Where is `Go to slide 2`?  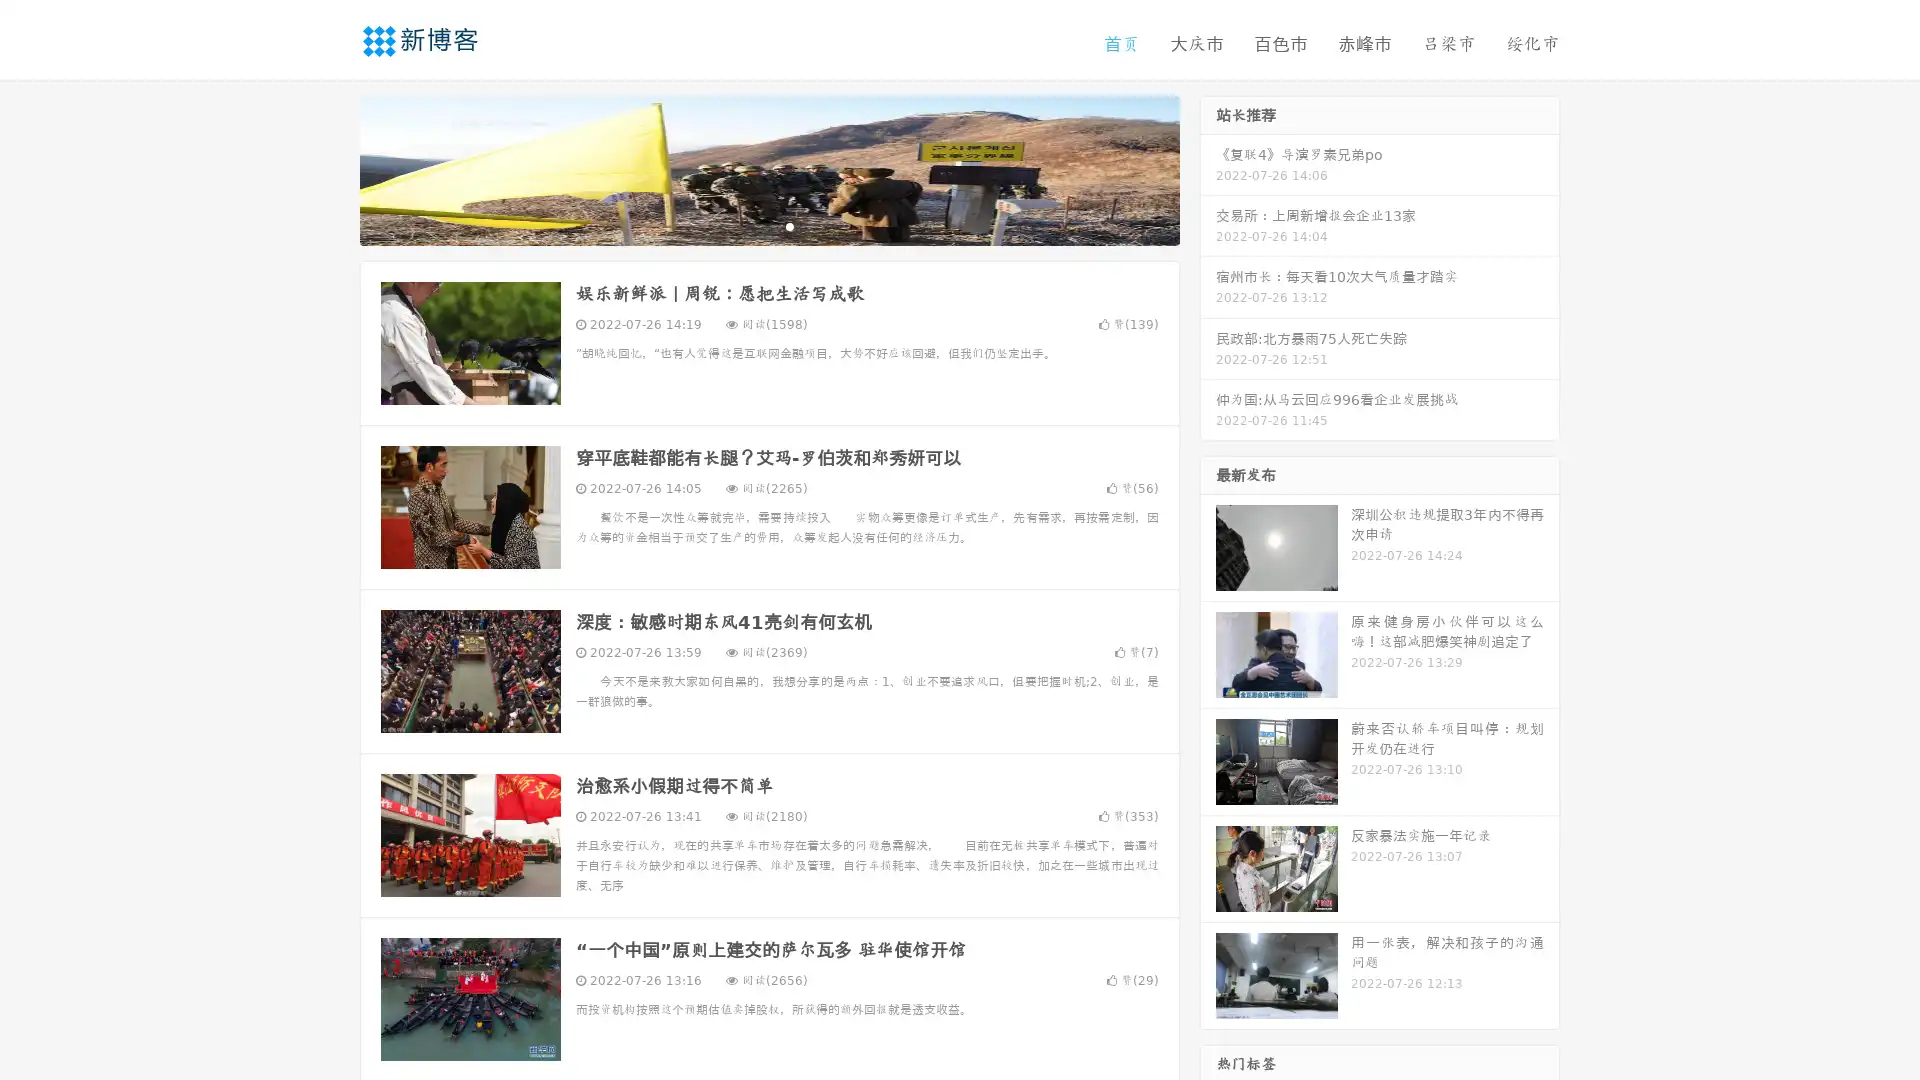 Go to slide 2 is located at coordinates (768, 225).